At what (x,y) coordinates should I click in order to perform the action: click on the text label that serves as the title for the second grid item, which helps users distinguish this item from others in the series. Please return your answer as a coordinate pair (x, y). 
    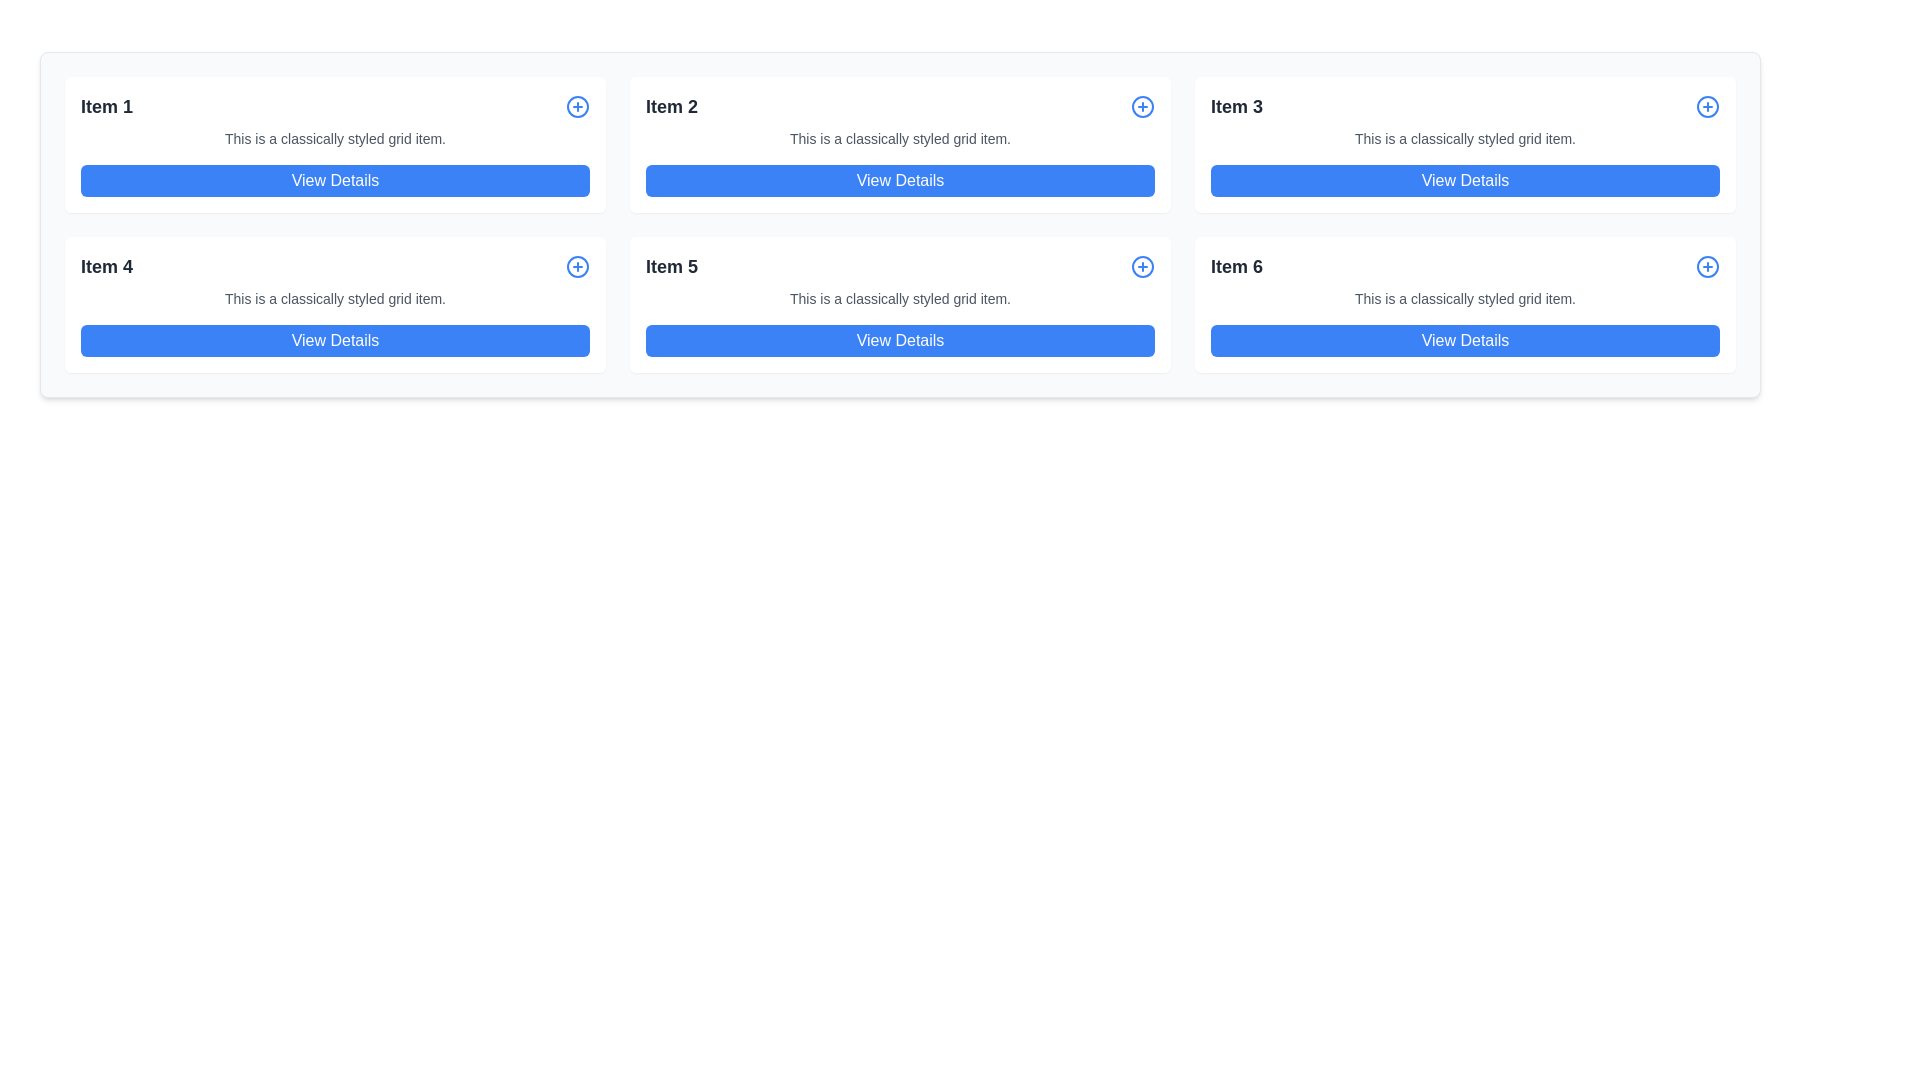
    Looking at the image, I should click on (672, 107).